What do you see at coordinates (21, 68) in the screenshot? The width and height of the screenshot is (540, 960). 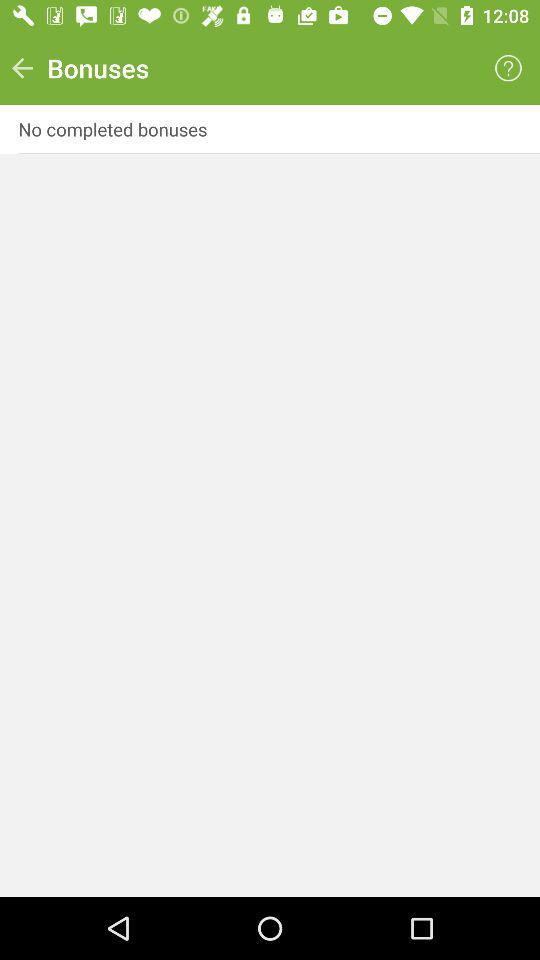 I see `icon next to bonuses item` at bounding box center [21, 68].